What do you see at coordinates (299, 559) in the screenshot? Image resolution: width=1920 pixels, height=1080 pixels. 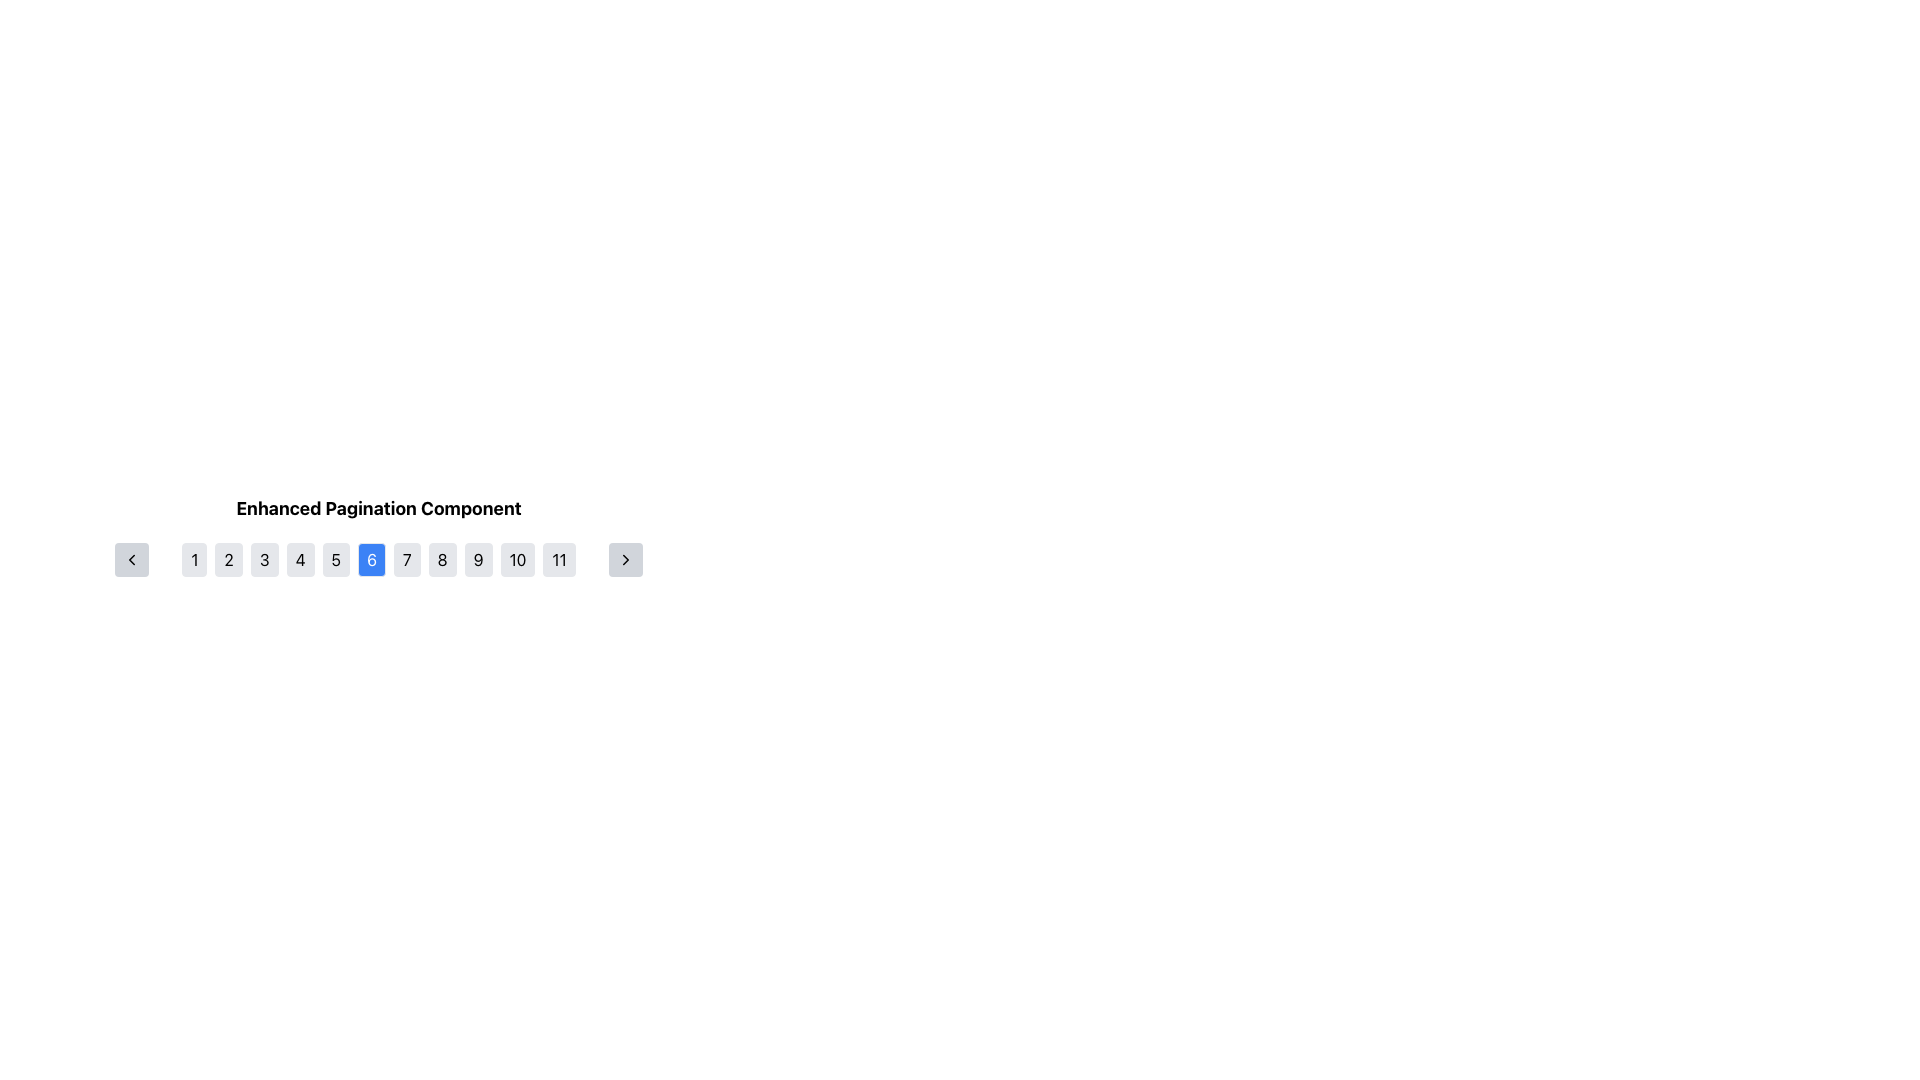 I see `the pagination button labeled '4'` at bounding box center [299, 559].